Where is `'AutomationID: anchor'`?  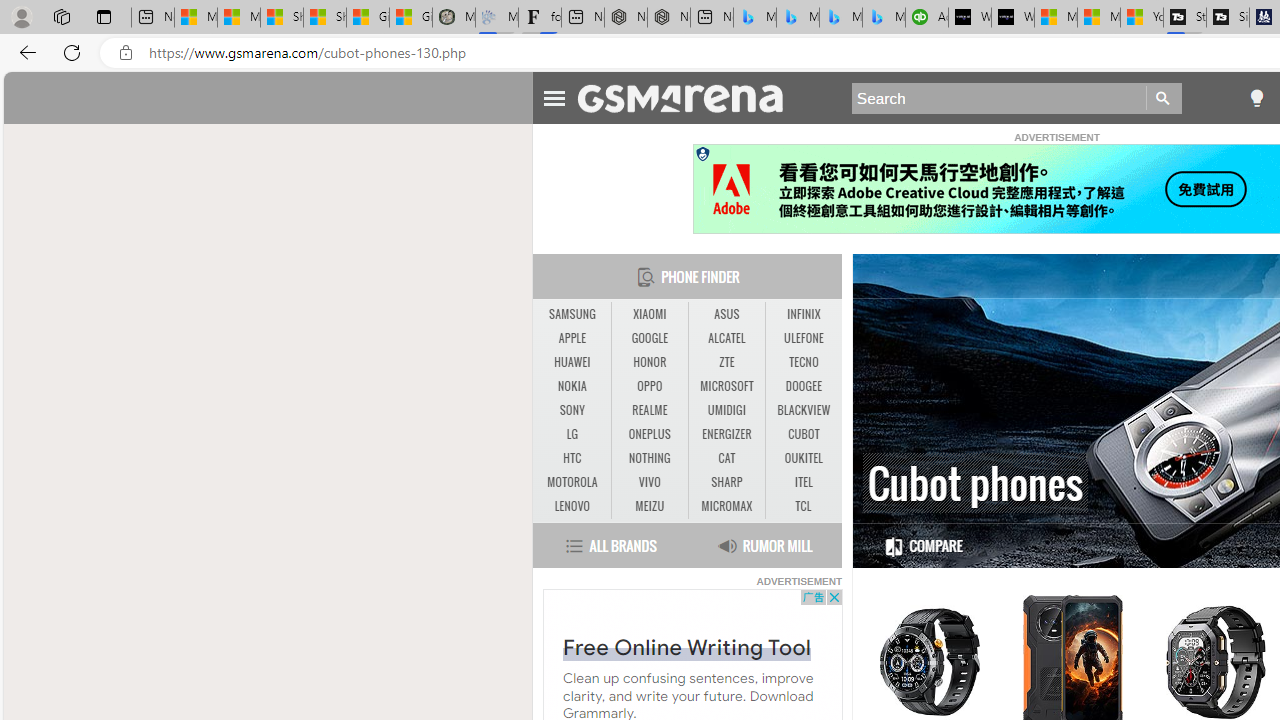 'AutomationID: anchor' is located at coordinates (689, 97).